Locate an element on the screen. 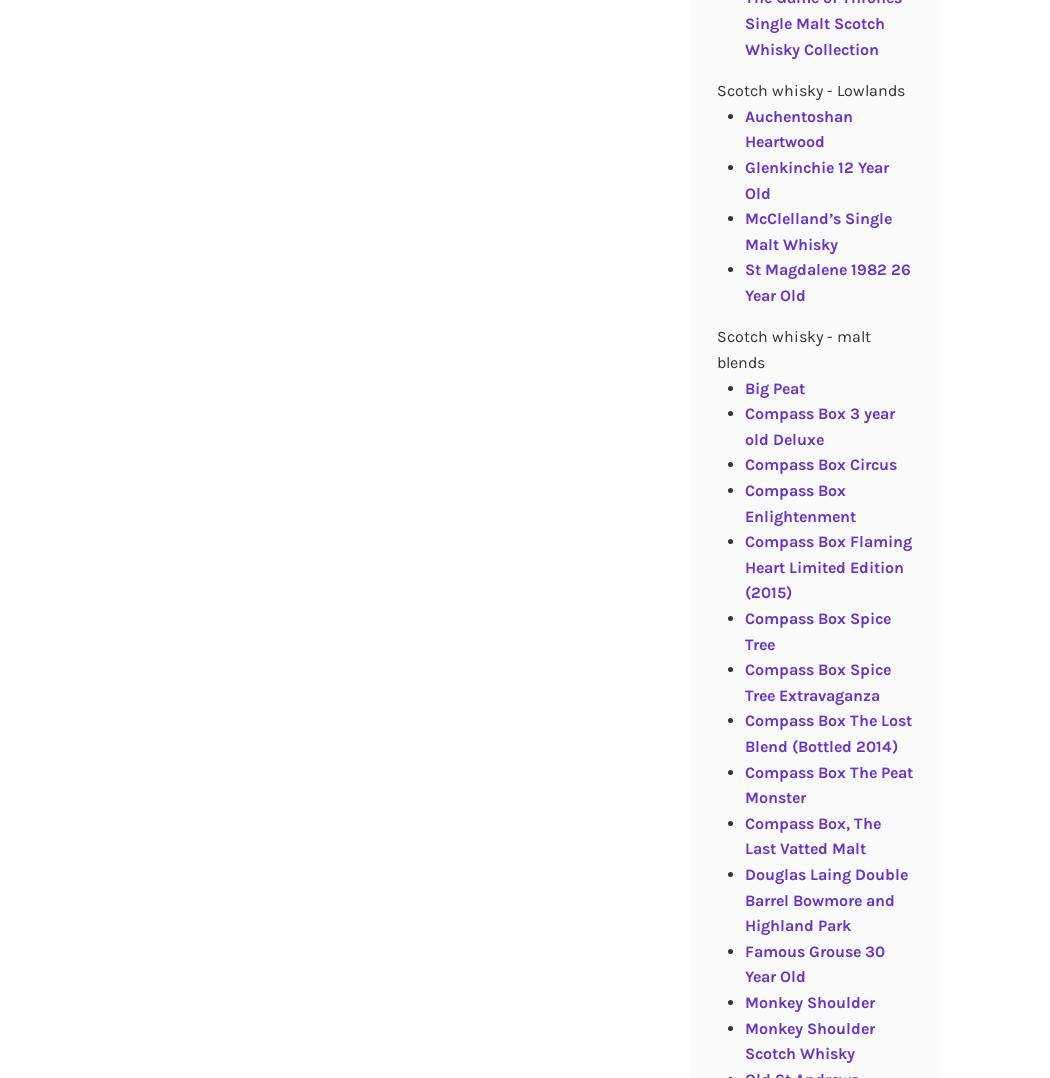  'Monkey Shoulder' is located at coordinates (808, 1001).